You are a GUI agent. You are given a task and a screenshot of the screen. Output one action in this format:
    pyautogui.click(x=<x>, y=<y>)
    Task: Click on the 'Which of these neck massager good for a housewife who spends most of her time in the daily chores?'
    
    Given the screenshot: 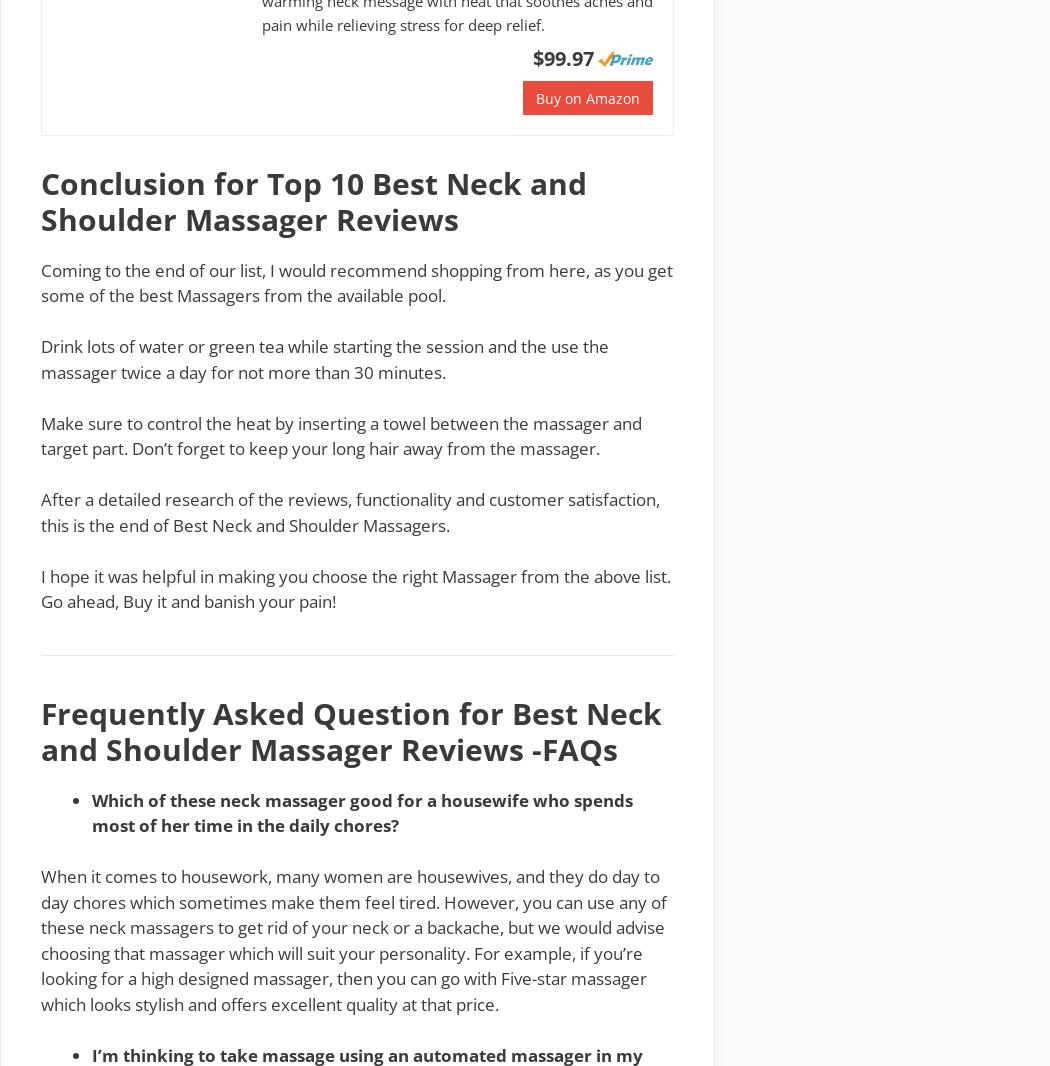 What is the action you would take?
    pyautogui.click(x=361, y=812)
    